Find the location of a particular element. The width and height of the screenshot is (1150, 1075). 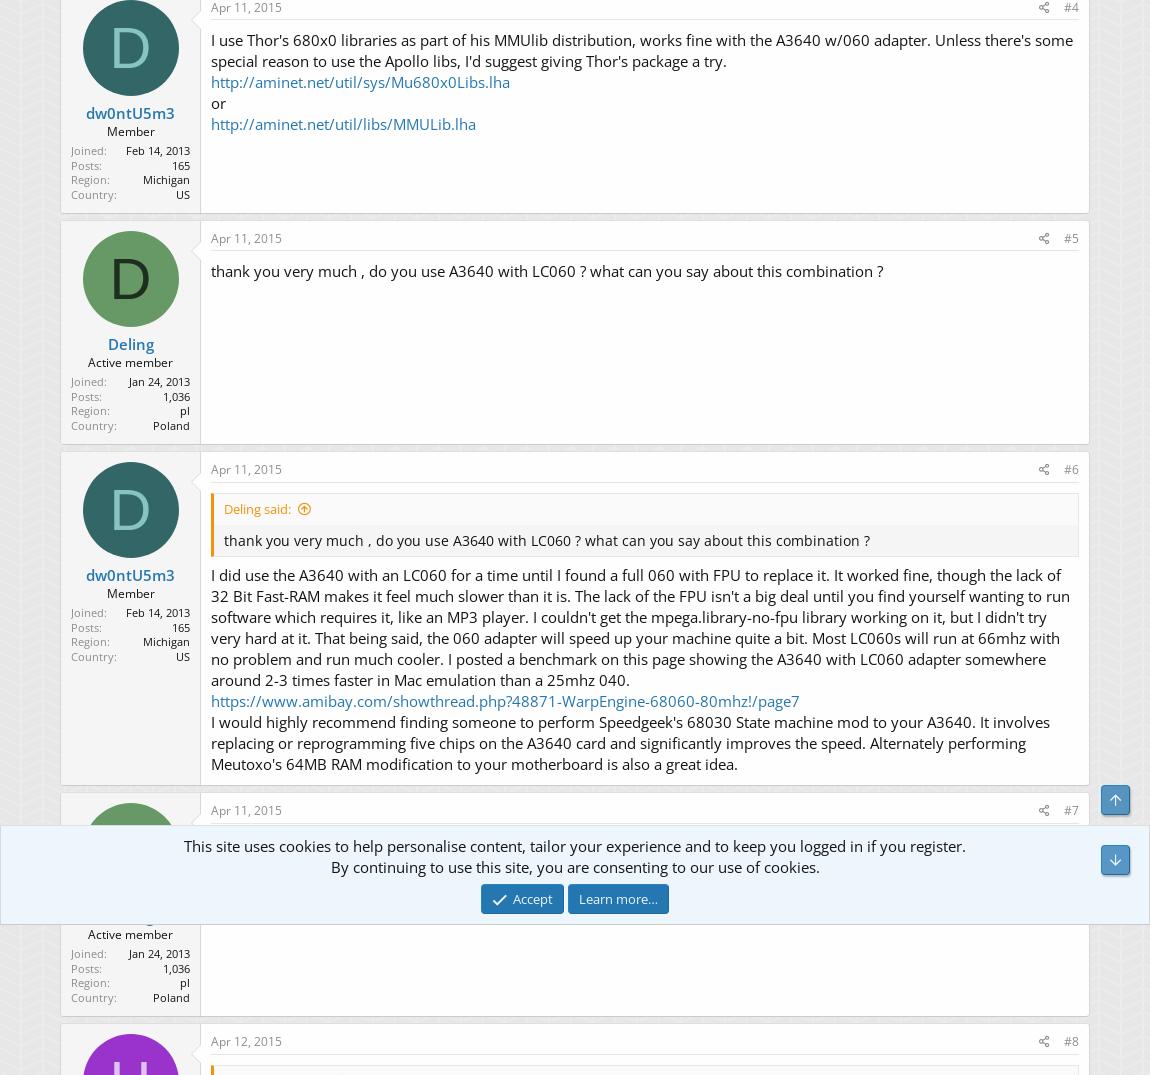

'Learn more…' is located at coordinates (617, 896).